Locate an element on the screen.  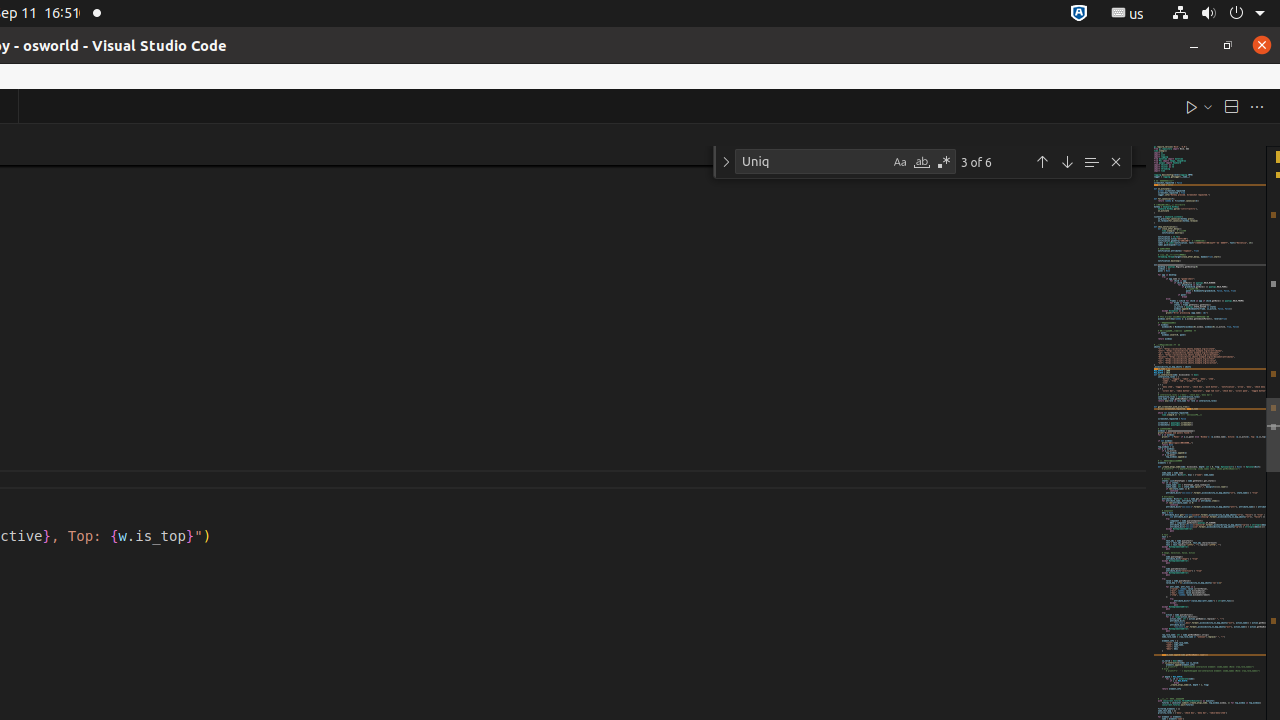
':1.21/StatusNotifierItem' is located at coordinates (1127, 13).